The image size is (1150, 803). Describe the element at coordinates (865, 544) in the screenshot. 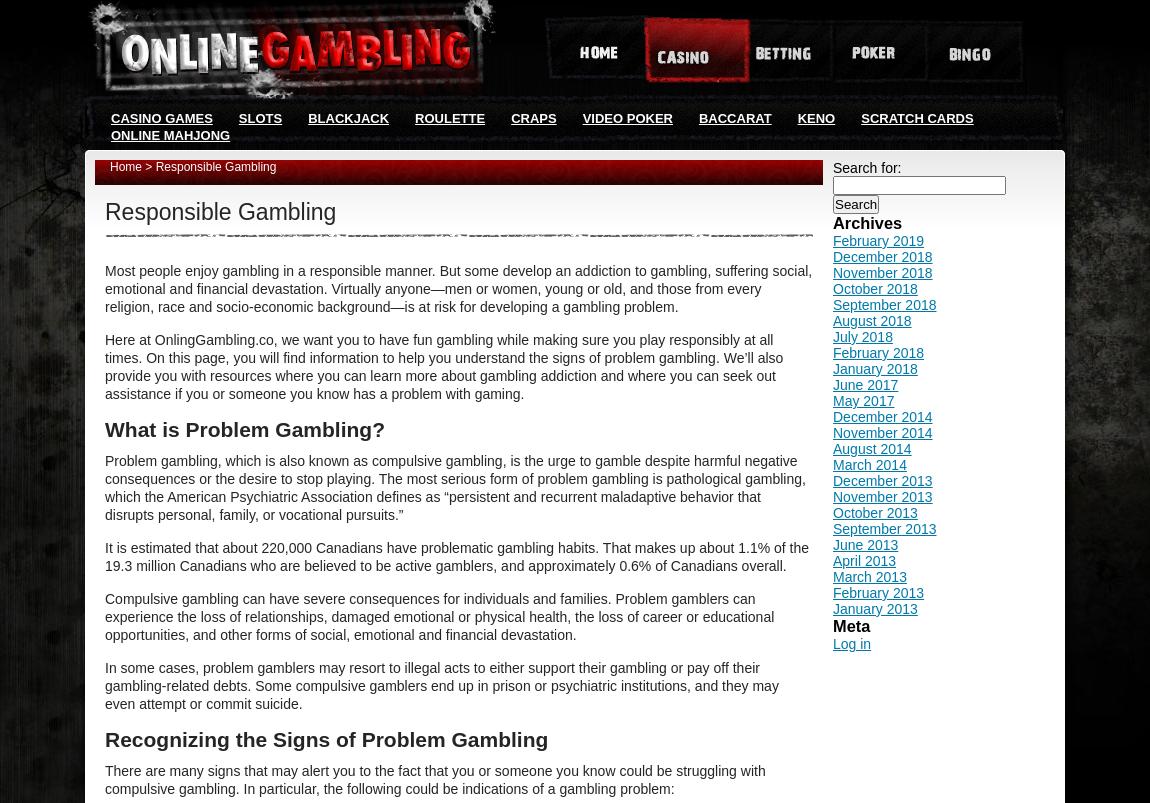

I see `'June 2013'` at that location.